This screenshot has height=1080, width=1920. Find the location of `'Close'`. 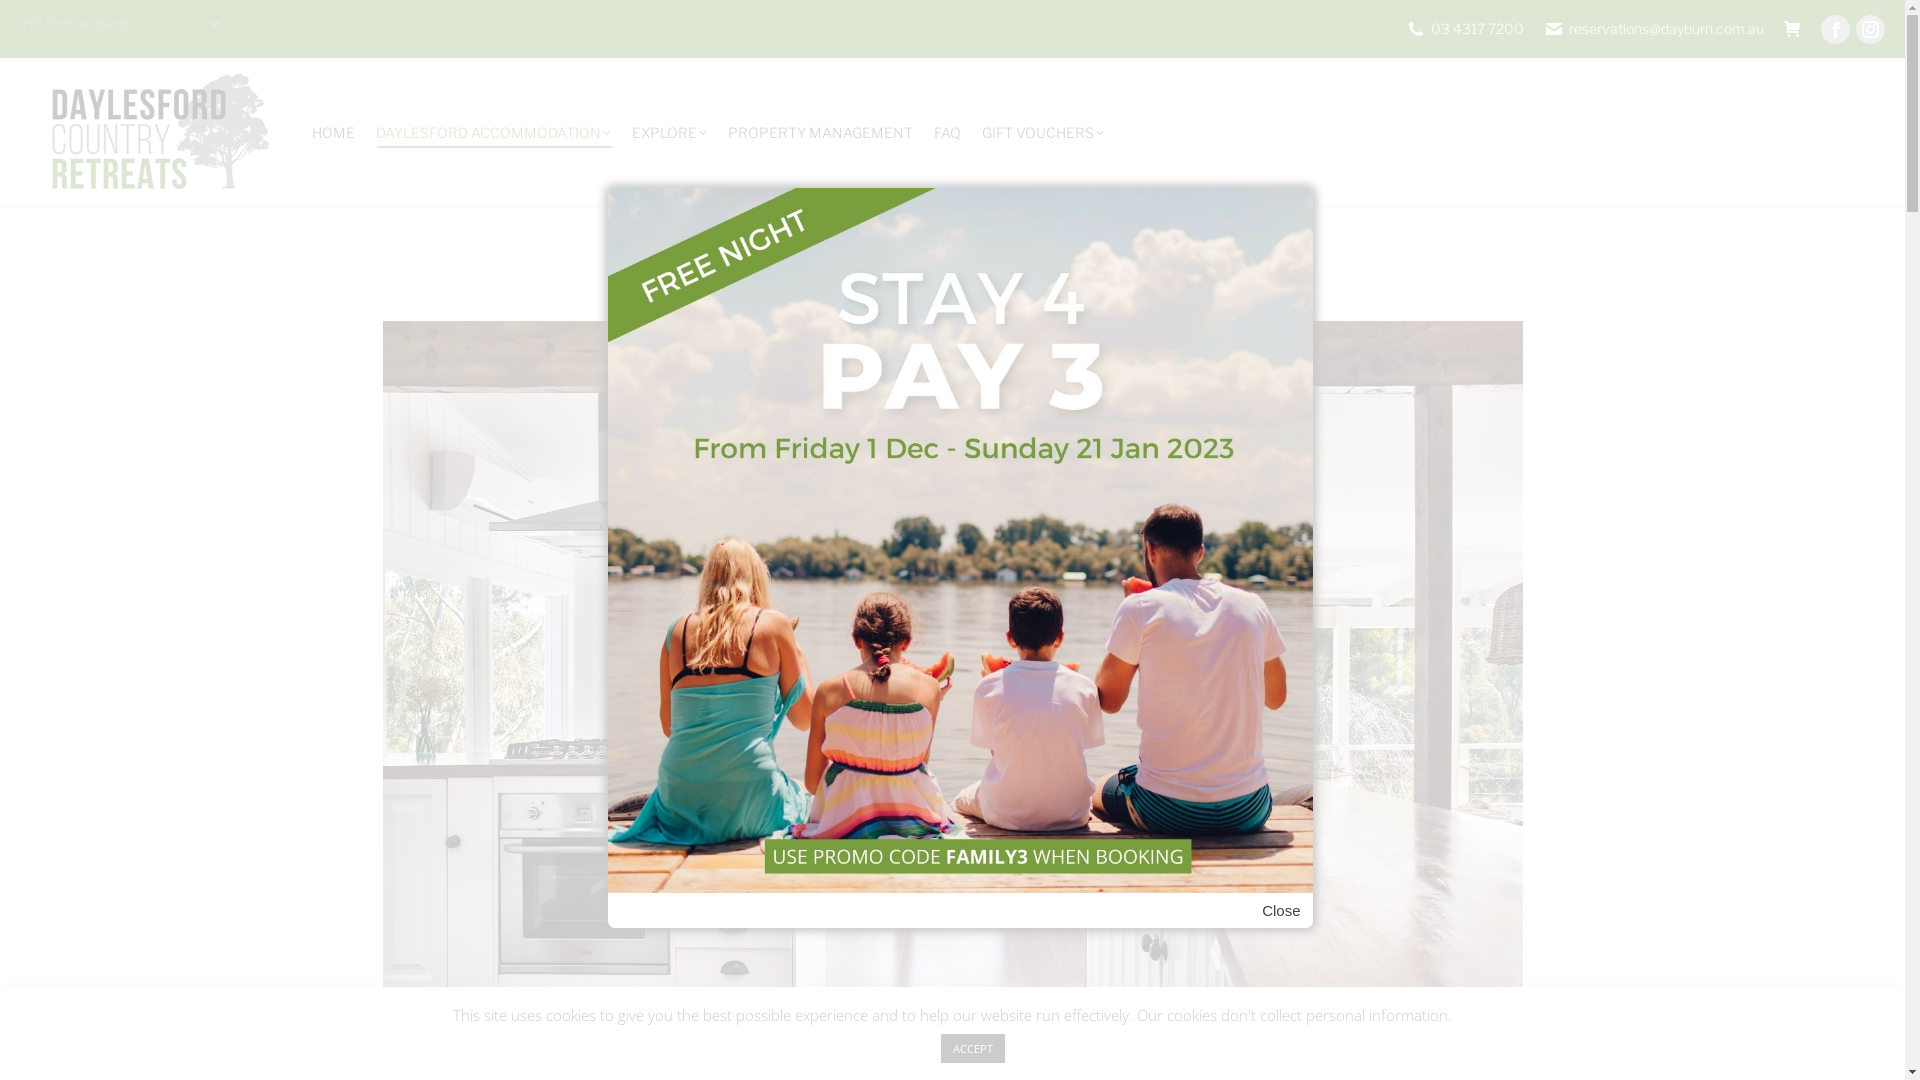

'Close' is located at coordinates (1281, 910).